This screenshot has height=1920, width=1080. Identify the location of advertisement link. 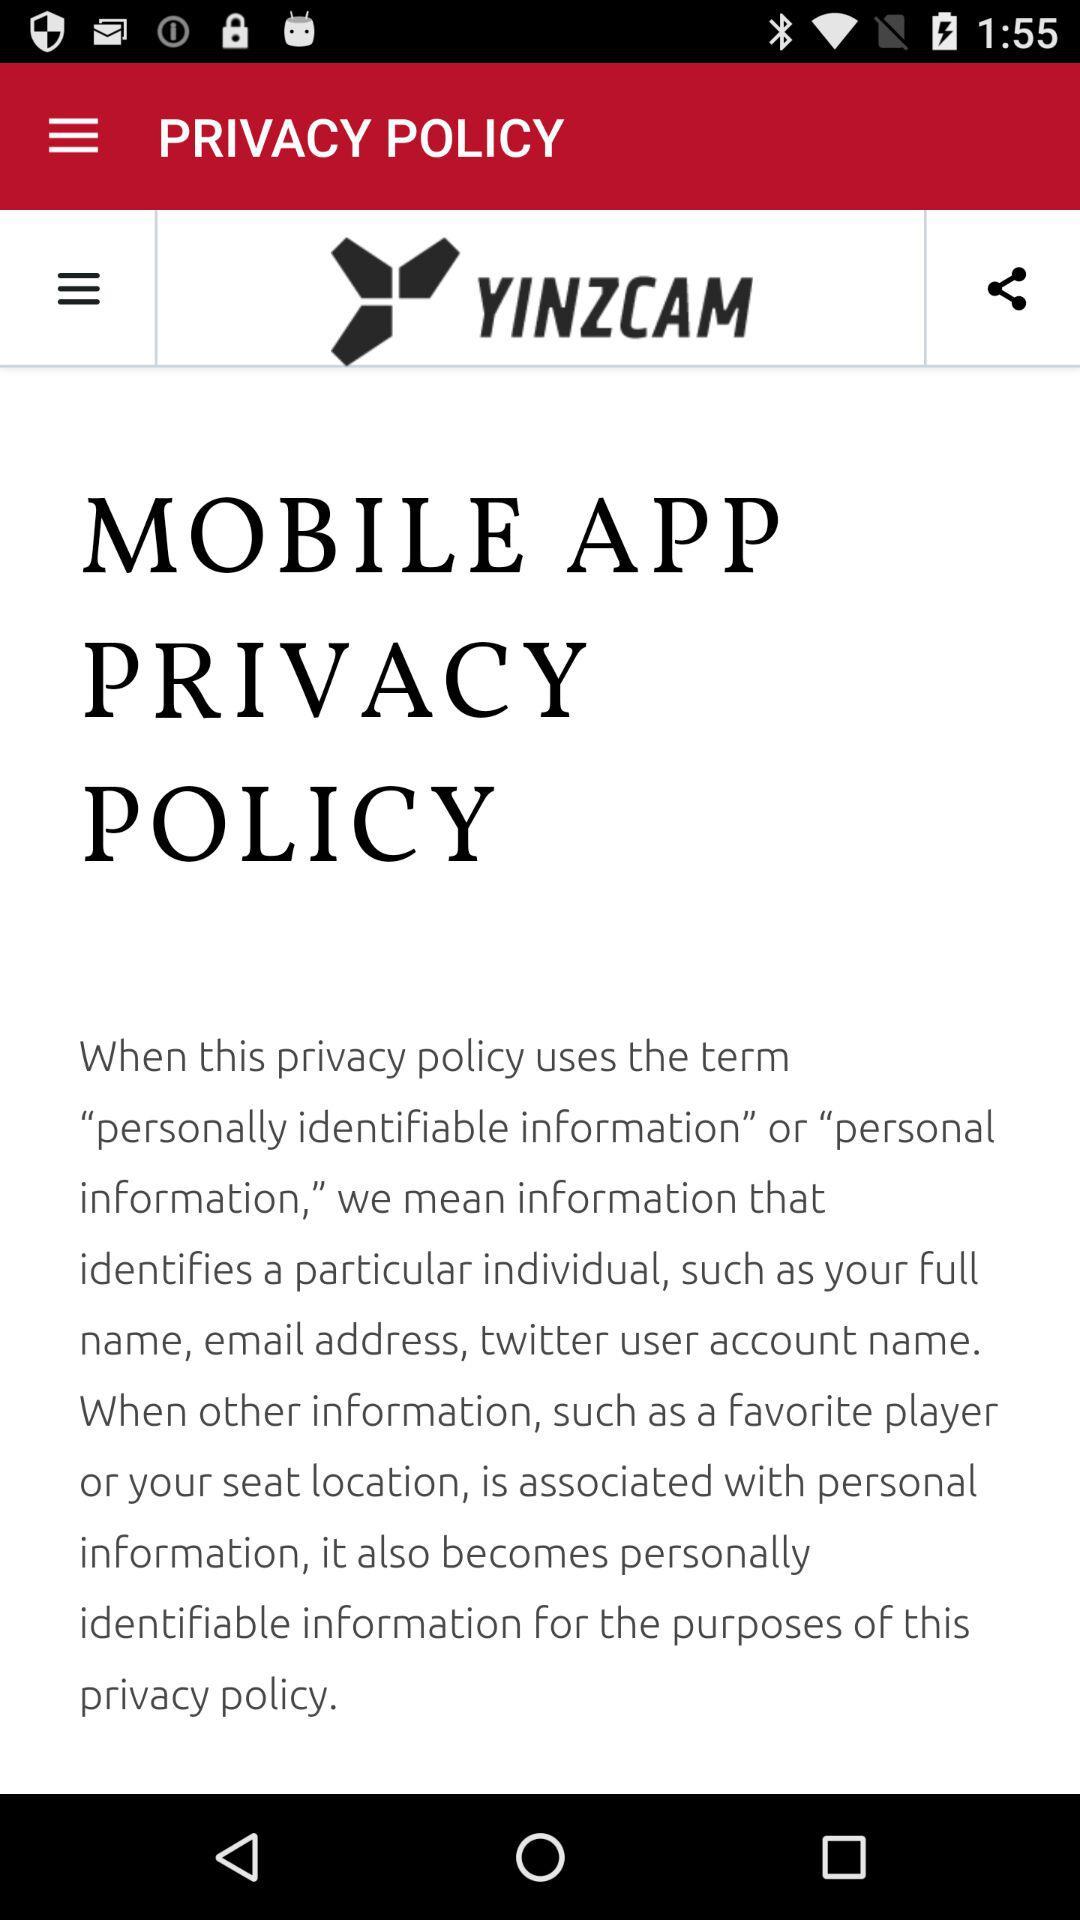
(540, 1002).